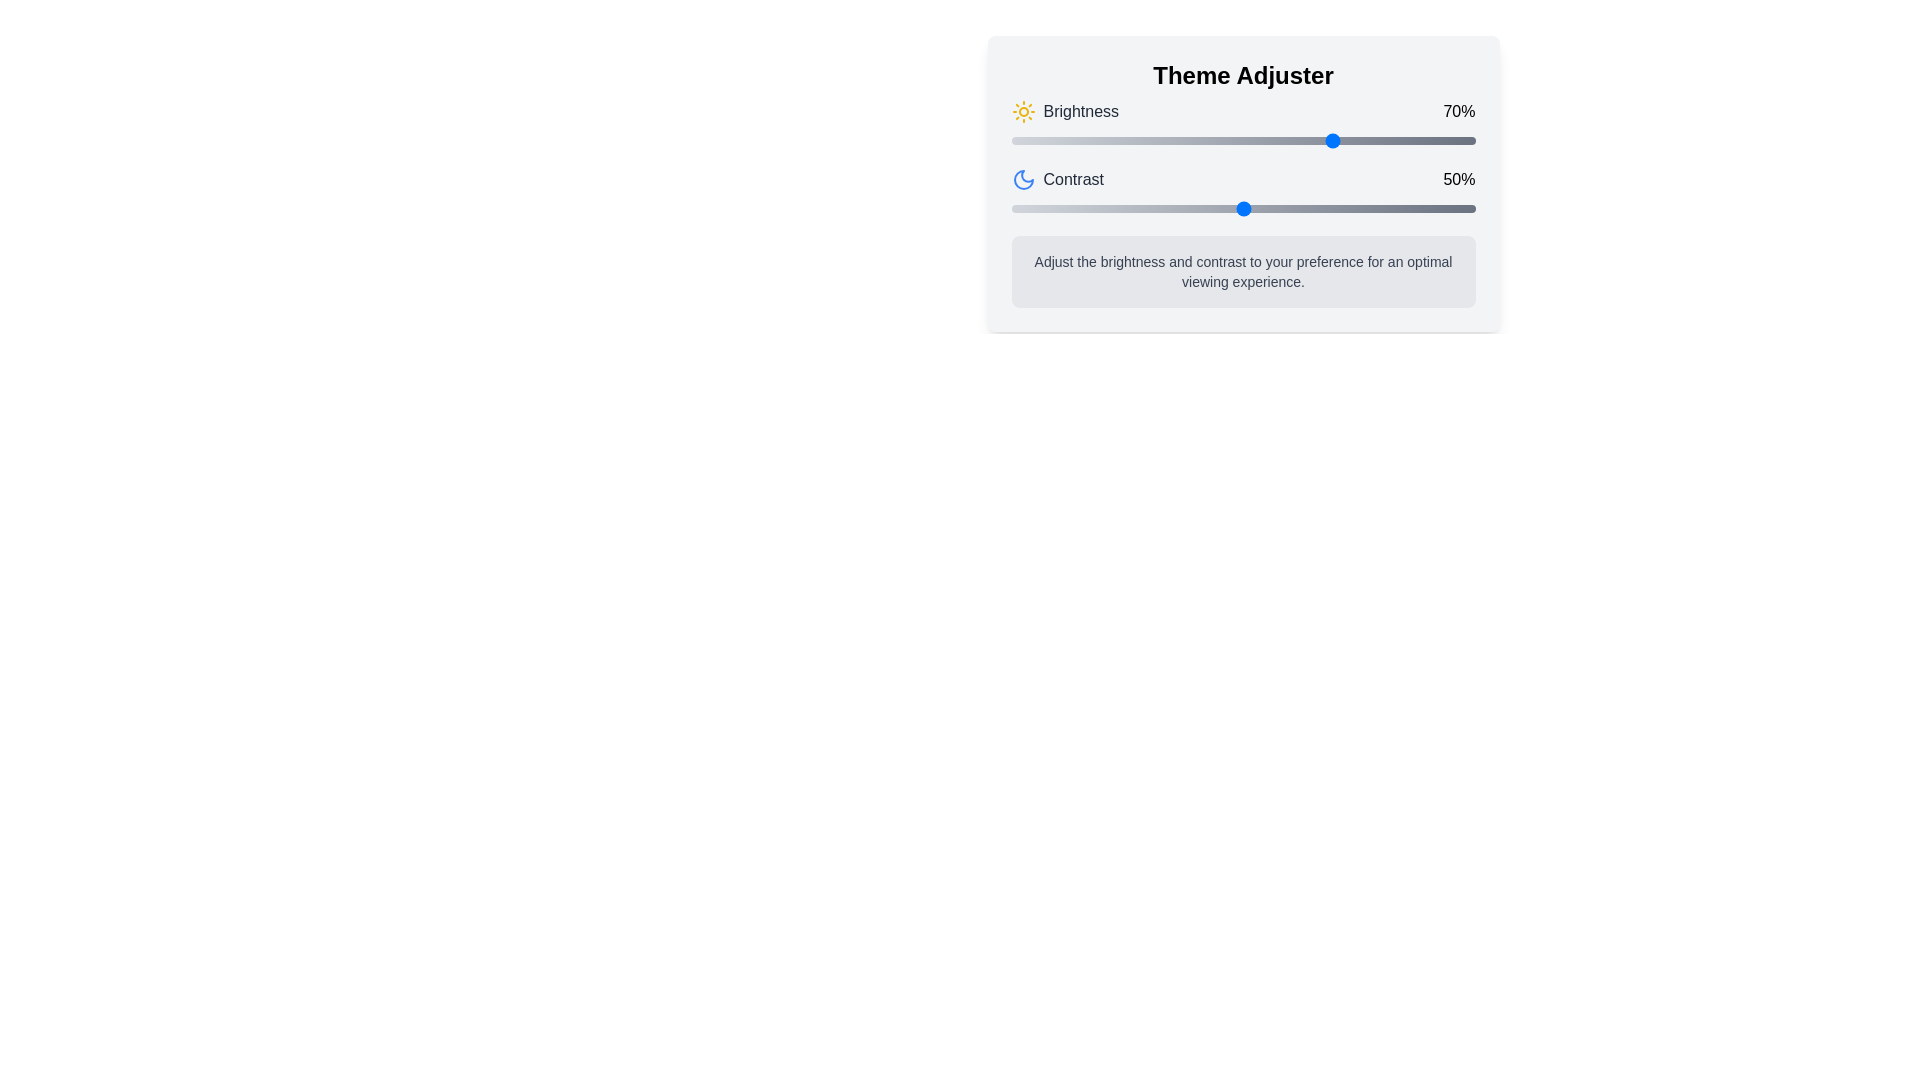 This screenshot has height=1080, width=1920. Describe the element at coordinates (1023, 180) in the screenshot. I see `the moon-shaped icon located in the 'Theme Adjuster' panel, which is positioned to the right of the 'Brightness' label` at that location.